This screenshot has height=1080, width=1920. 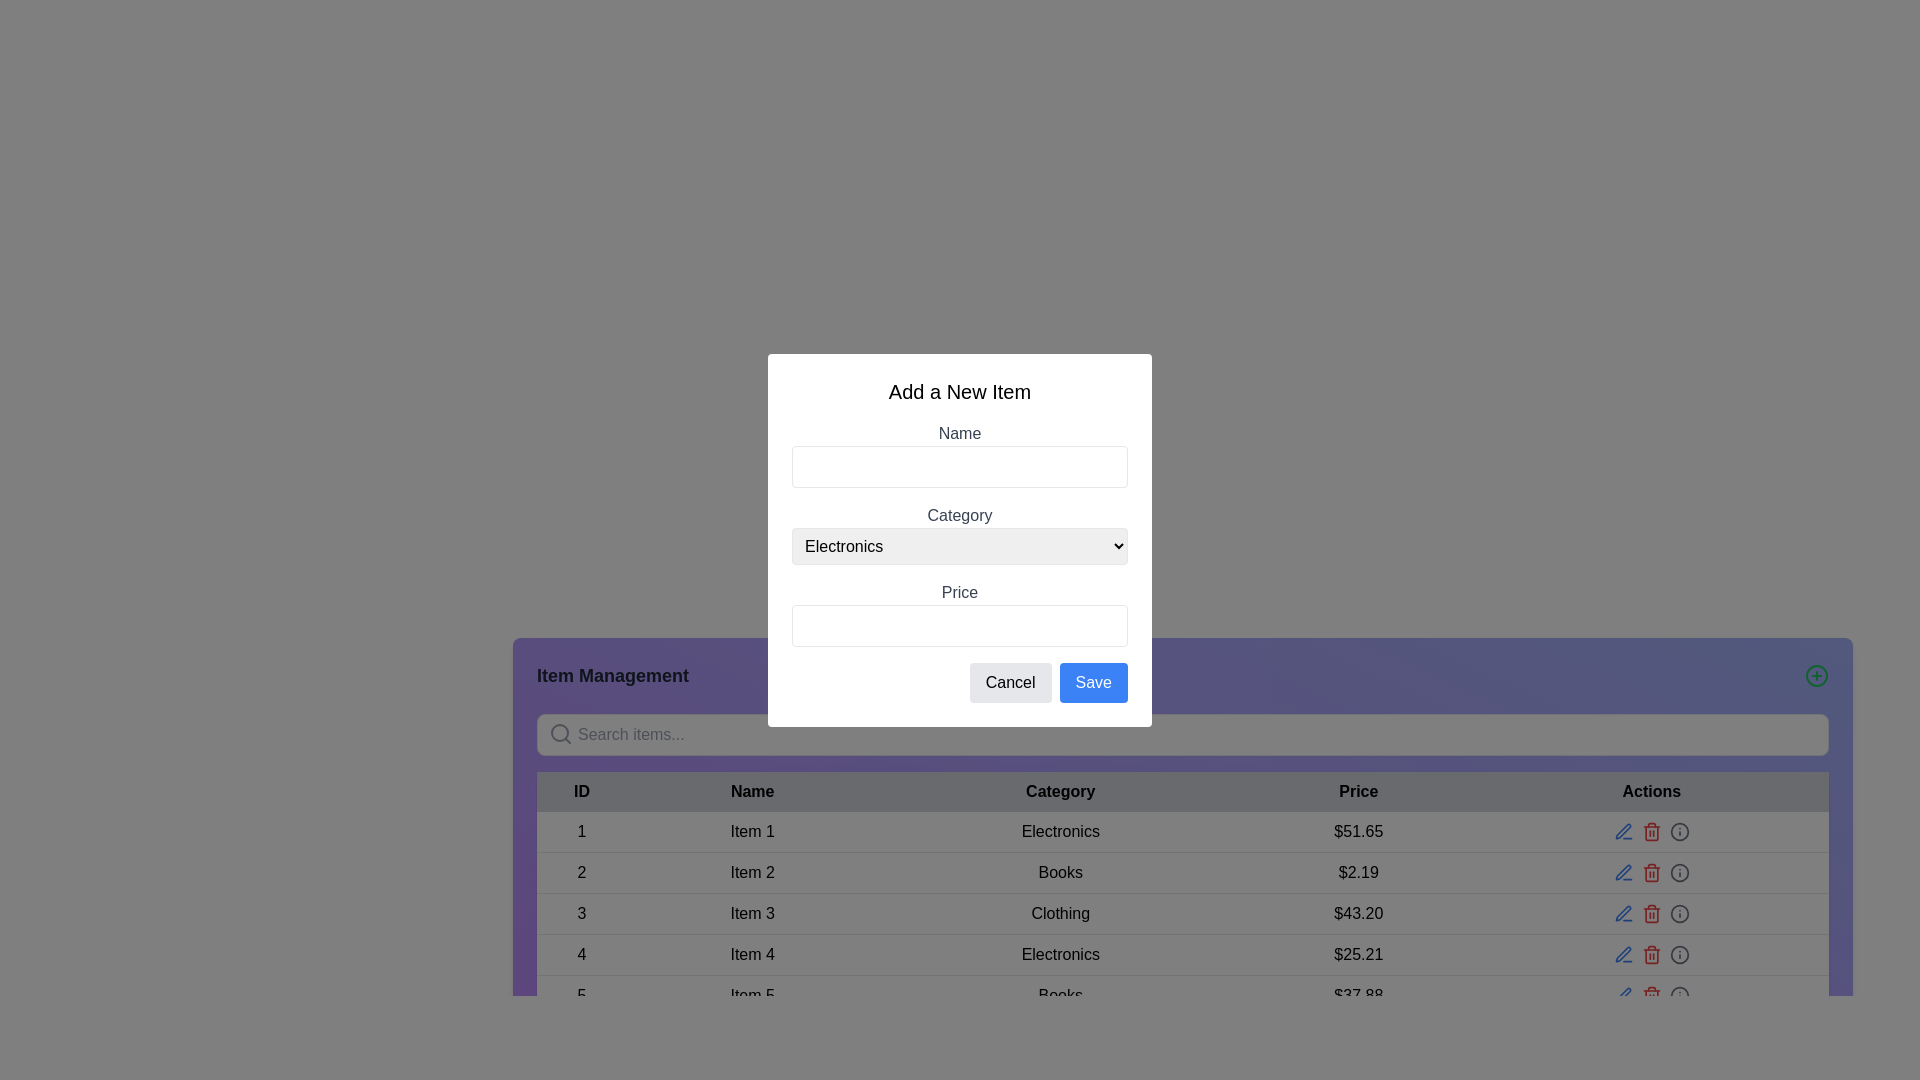 What do you see at coordinates (1623, 871) in the screenshot?
I see `the blue pen icon representing the edit action located in the 'Actions' column of the data table` at bounding box center [1623, 871].